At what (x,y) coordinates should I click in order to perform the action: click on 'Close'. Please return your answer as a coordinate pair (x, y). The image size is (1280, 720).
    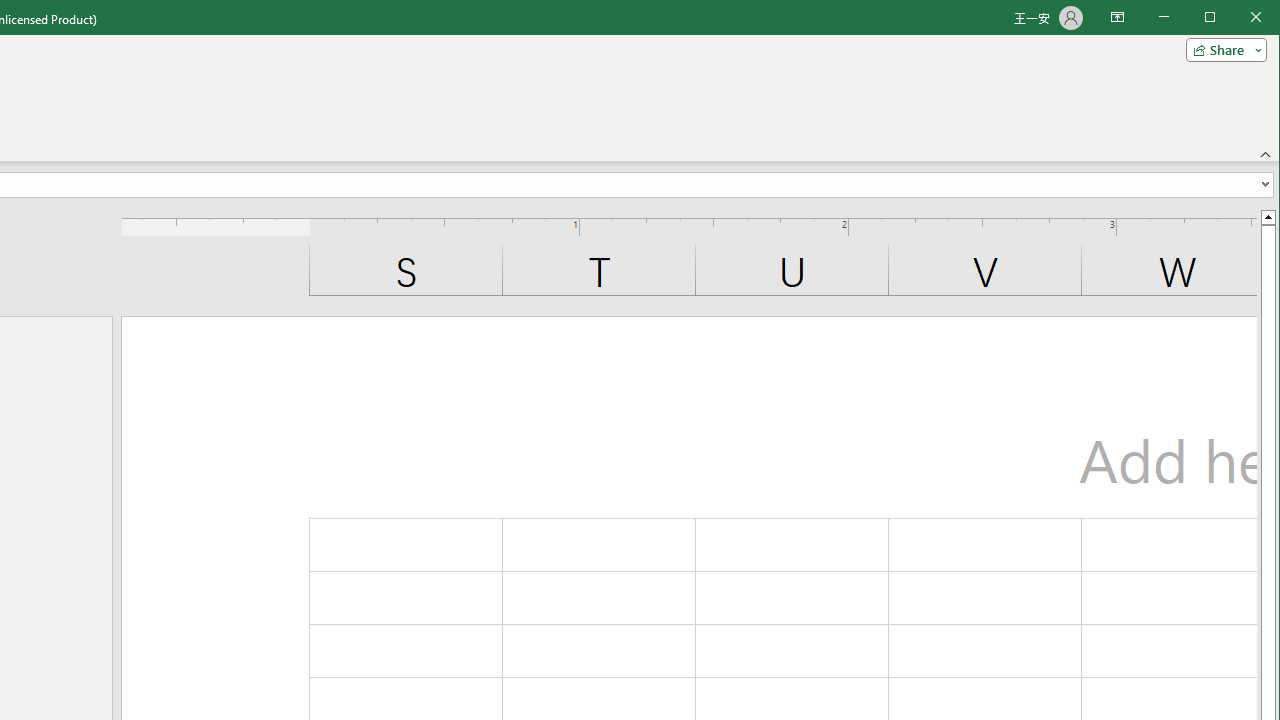
    Looking at the image, I should click on (1260, 19).